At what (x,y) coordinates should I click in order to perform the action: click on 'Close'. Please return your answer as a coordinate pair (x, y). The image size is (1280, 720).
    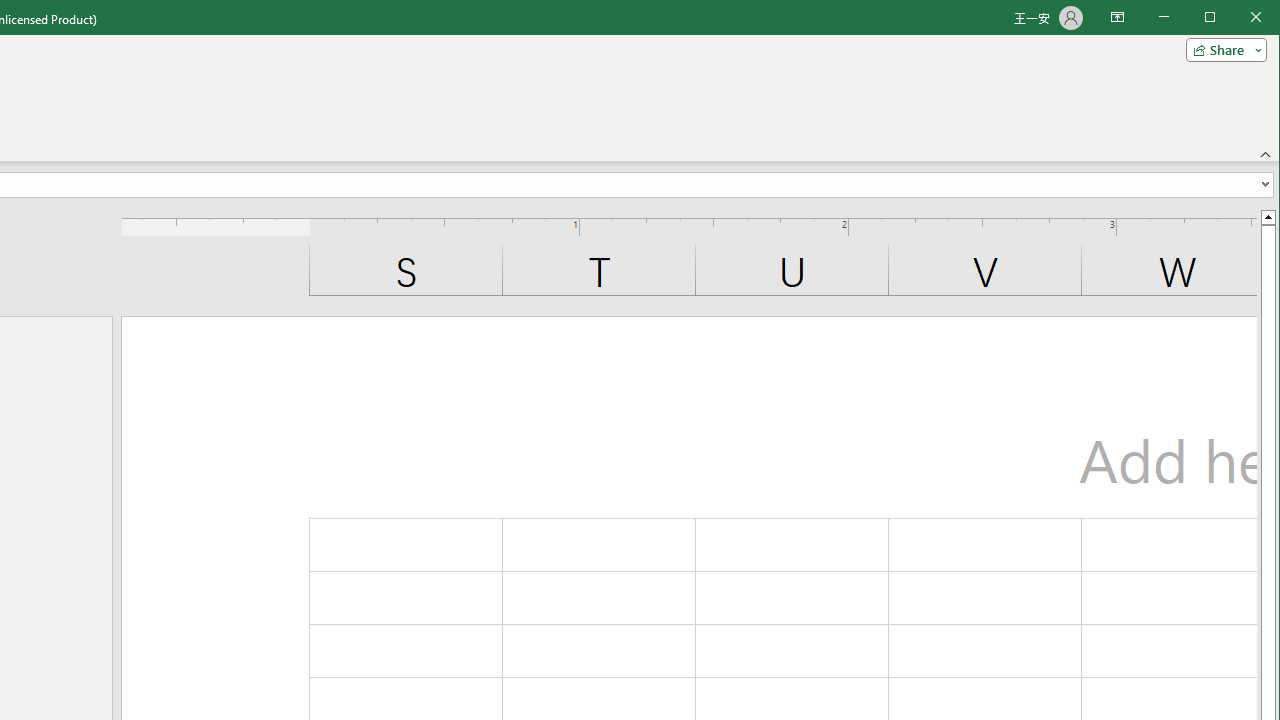
    Looking at the image, I should click on (1260, 19).